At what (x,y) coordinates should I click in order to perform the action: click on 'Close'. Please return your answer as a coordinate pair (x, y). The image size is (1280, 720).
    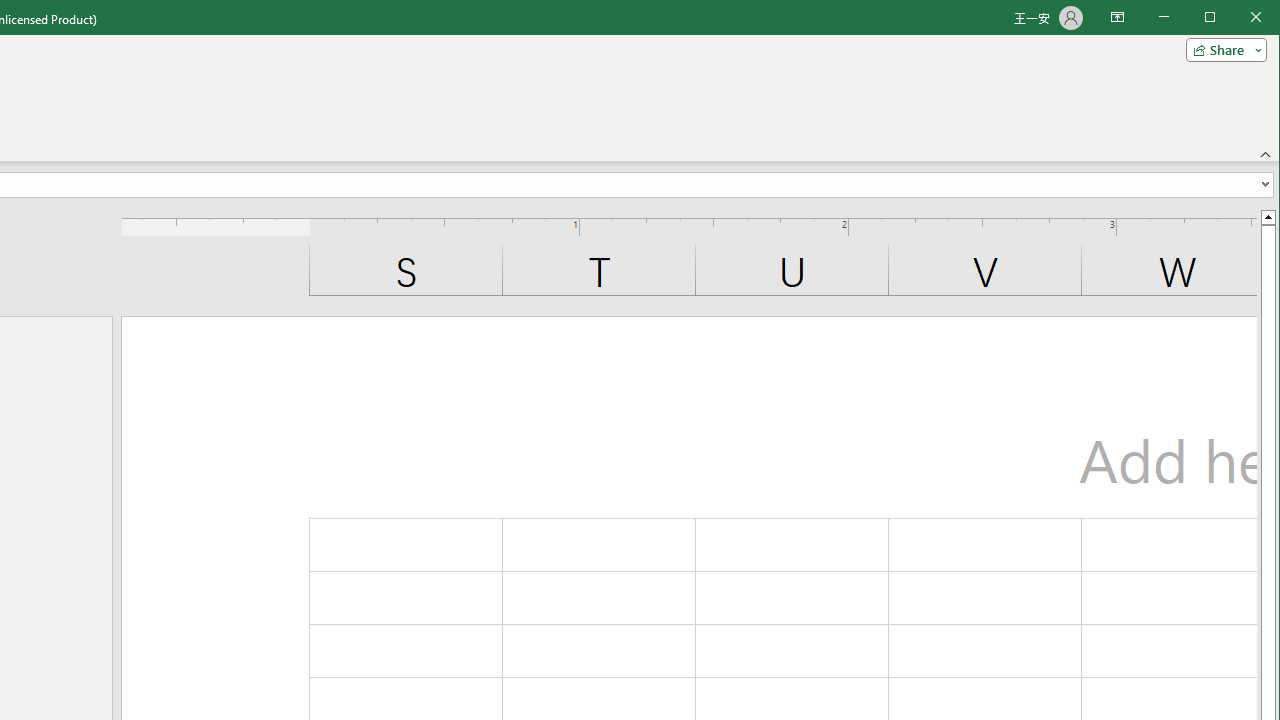
    Looking at the image, I should click on (1260, 19).